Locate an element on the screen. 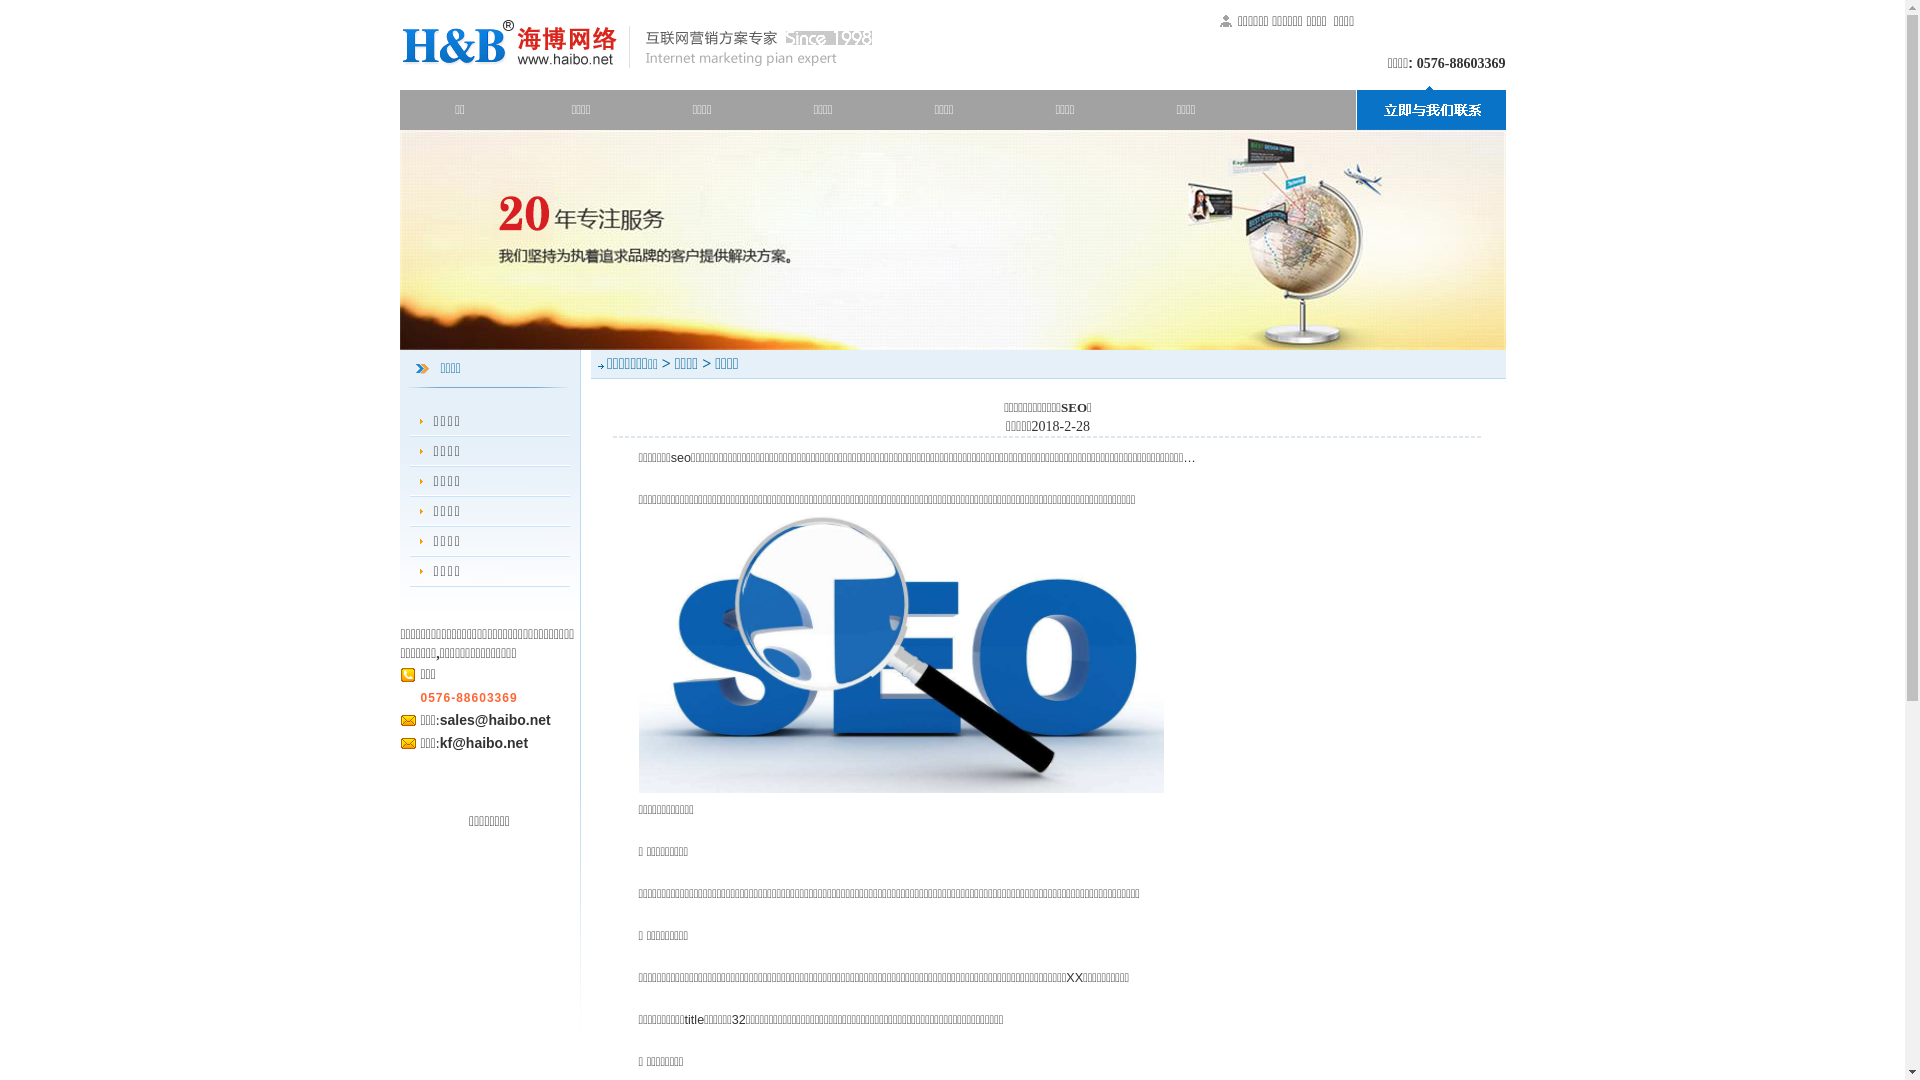 The image size is (1920, 1080). 'kf@haibo.net' is located at coordinates (484, 743).